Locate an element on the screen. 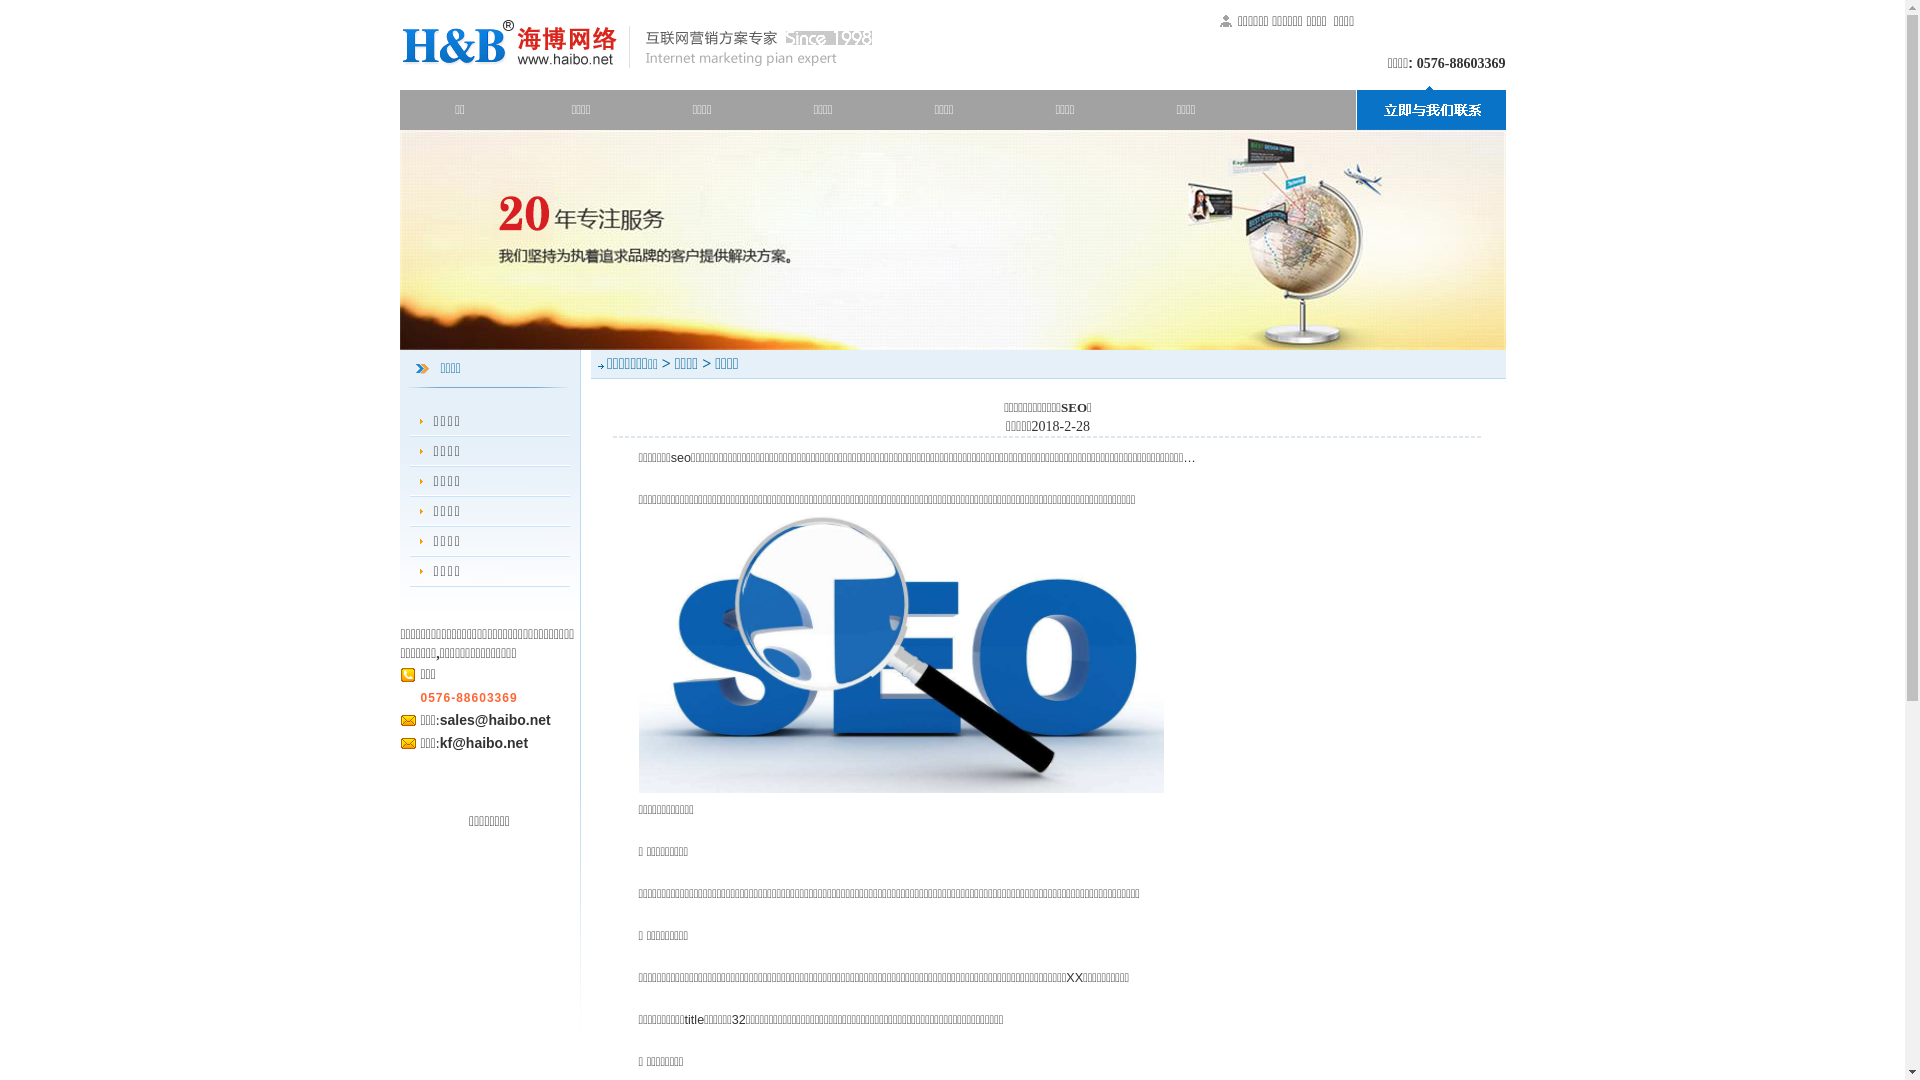 The image size is (1920, 1080). 'kf@haibo.net' is located at coordinates (484, 743).